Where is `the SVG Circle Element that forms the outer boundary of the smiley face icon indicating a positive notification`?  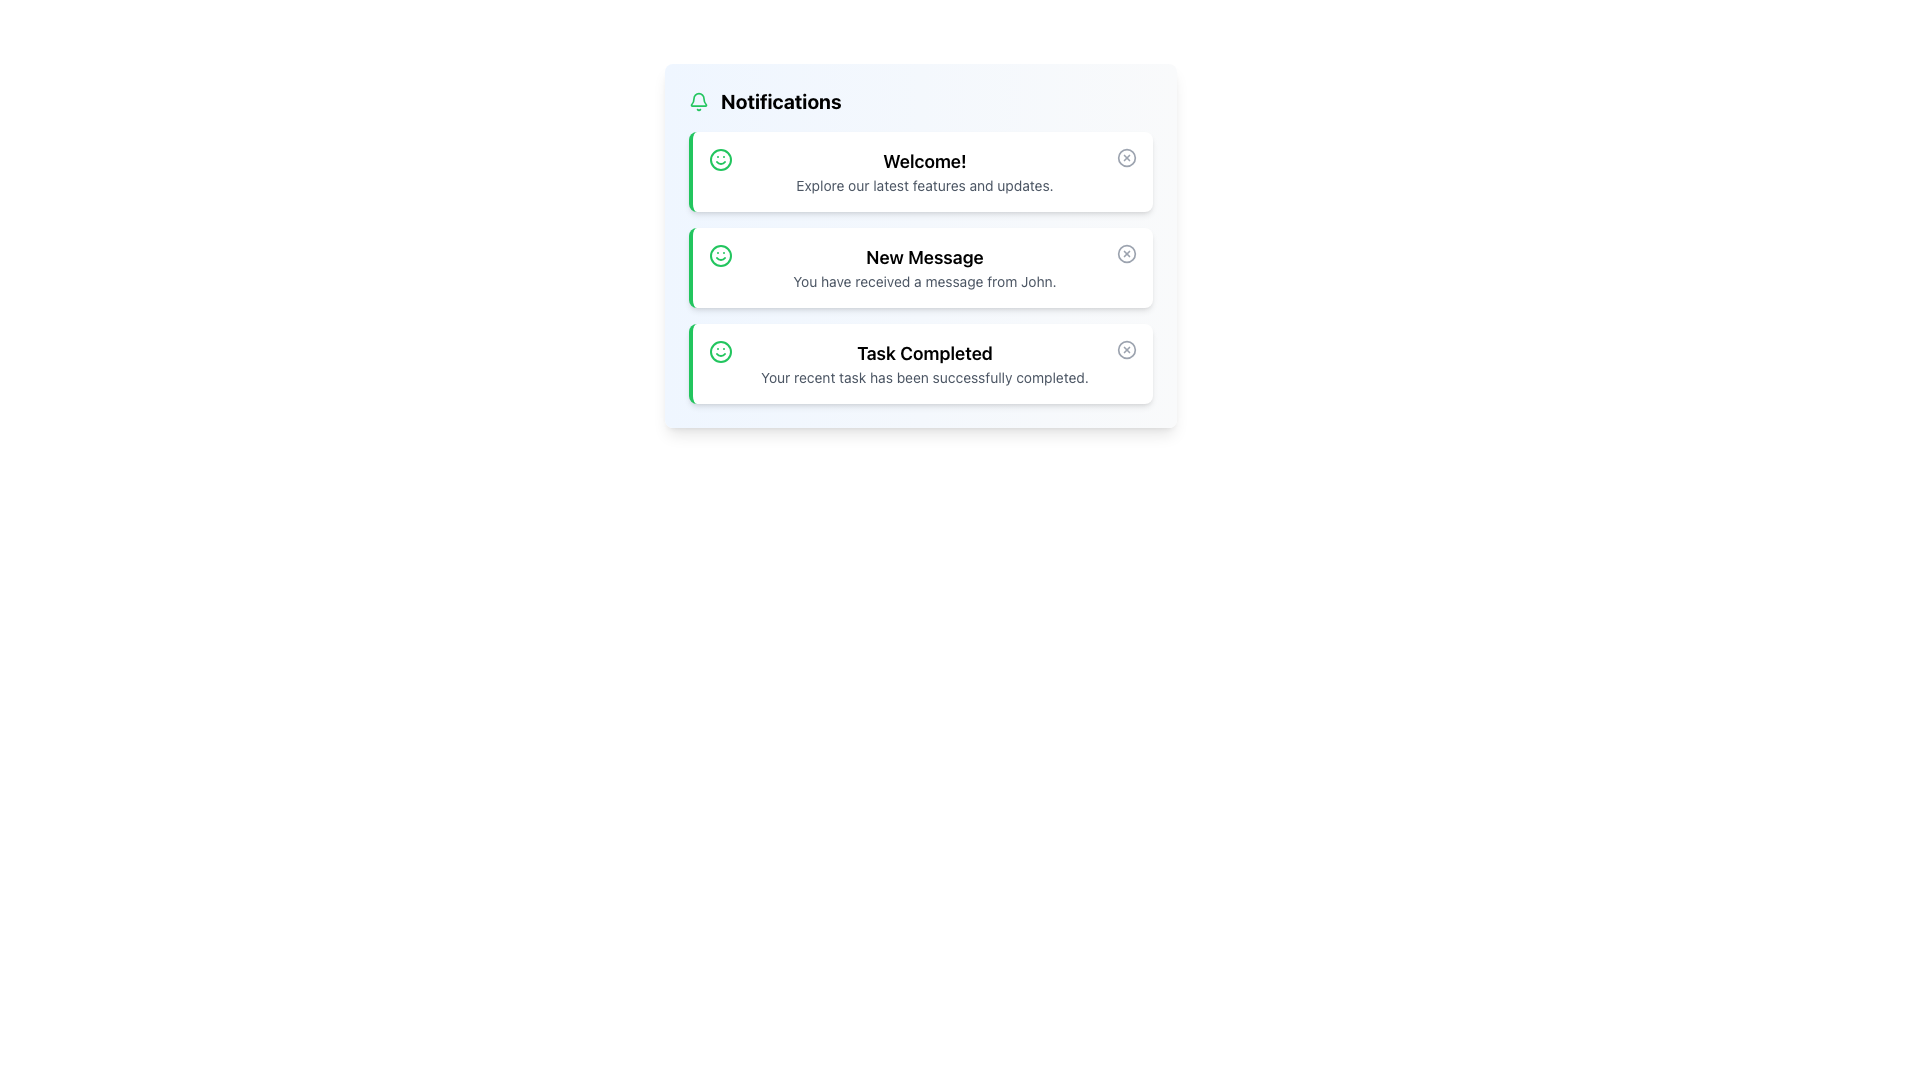 the SVG Circle Element that forms the outer boundary of the smiley face icon indicating a positive notification is located at coordinates (720, 350).